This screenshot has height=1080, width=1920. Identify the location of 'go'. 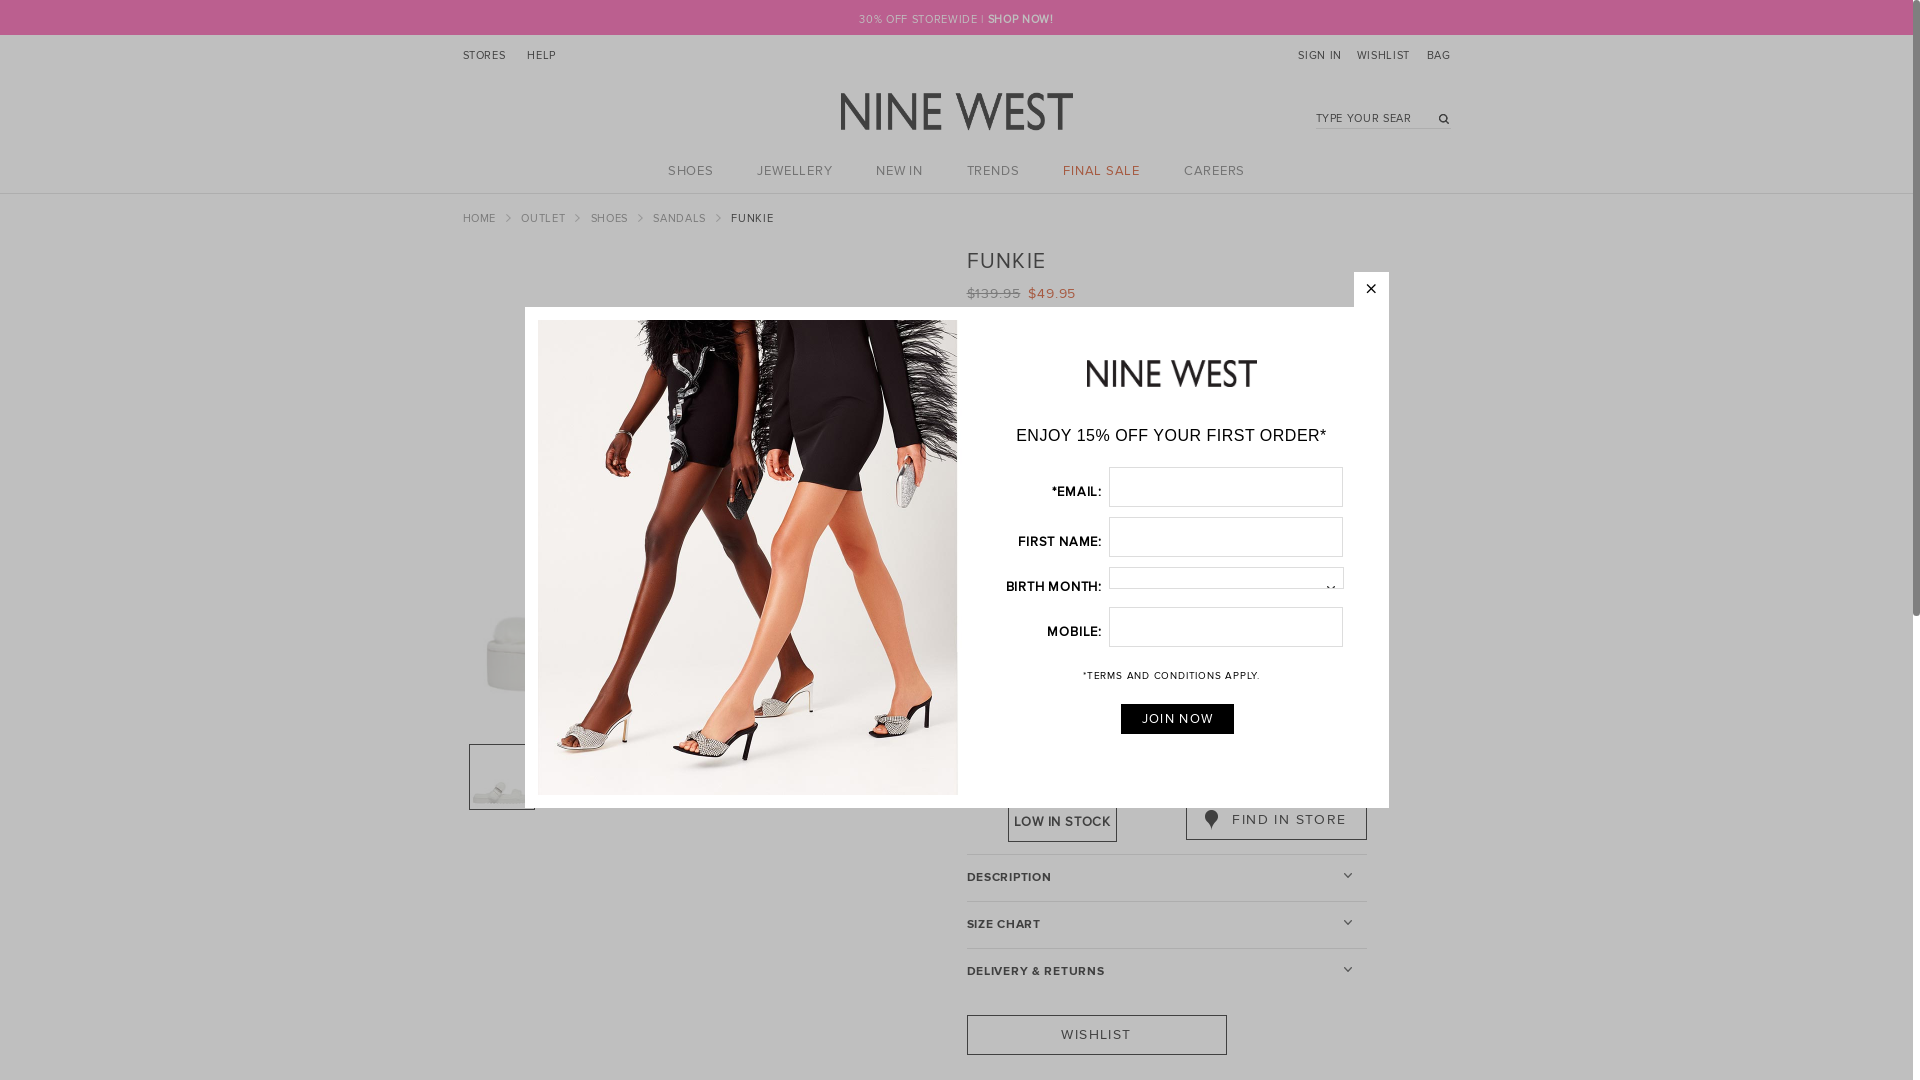
(1438, 121).